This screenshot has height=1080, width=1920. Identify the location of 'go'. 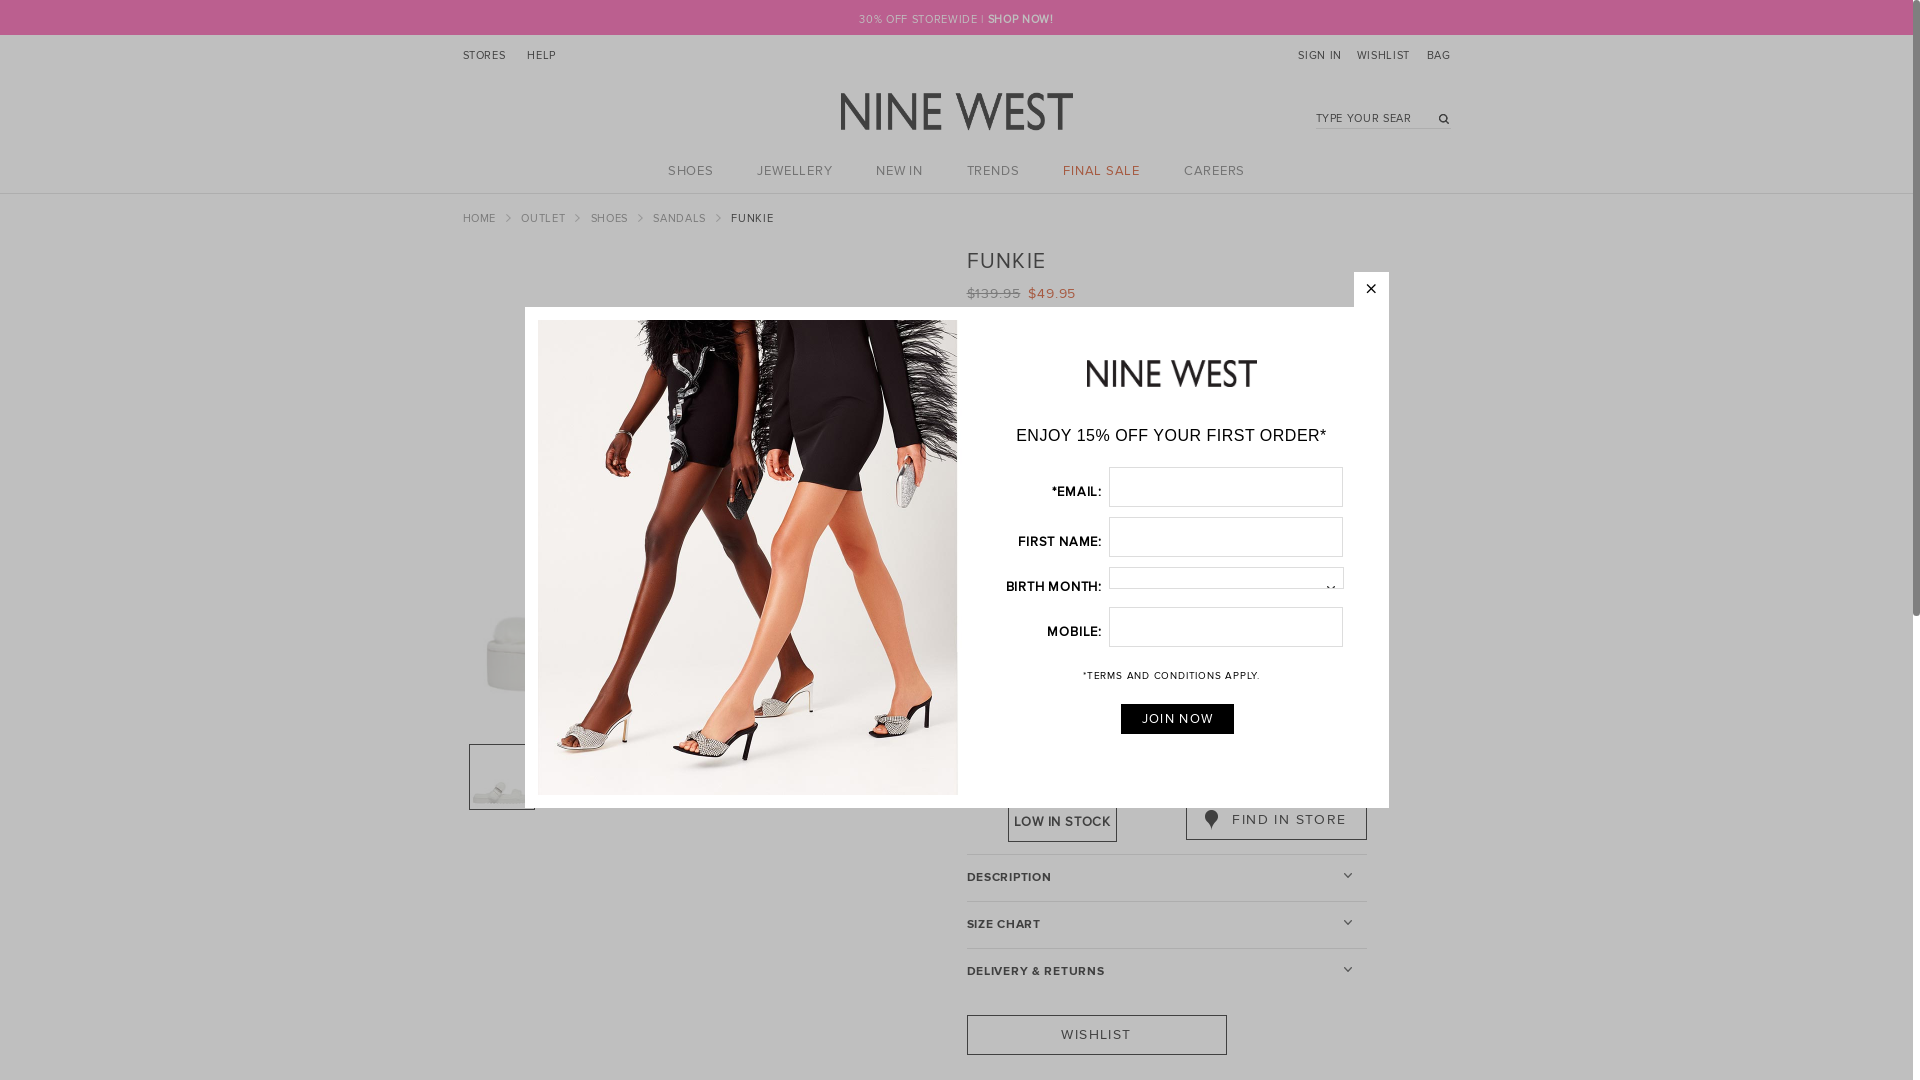
(1438, 121).